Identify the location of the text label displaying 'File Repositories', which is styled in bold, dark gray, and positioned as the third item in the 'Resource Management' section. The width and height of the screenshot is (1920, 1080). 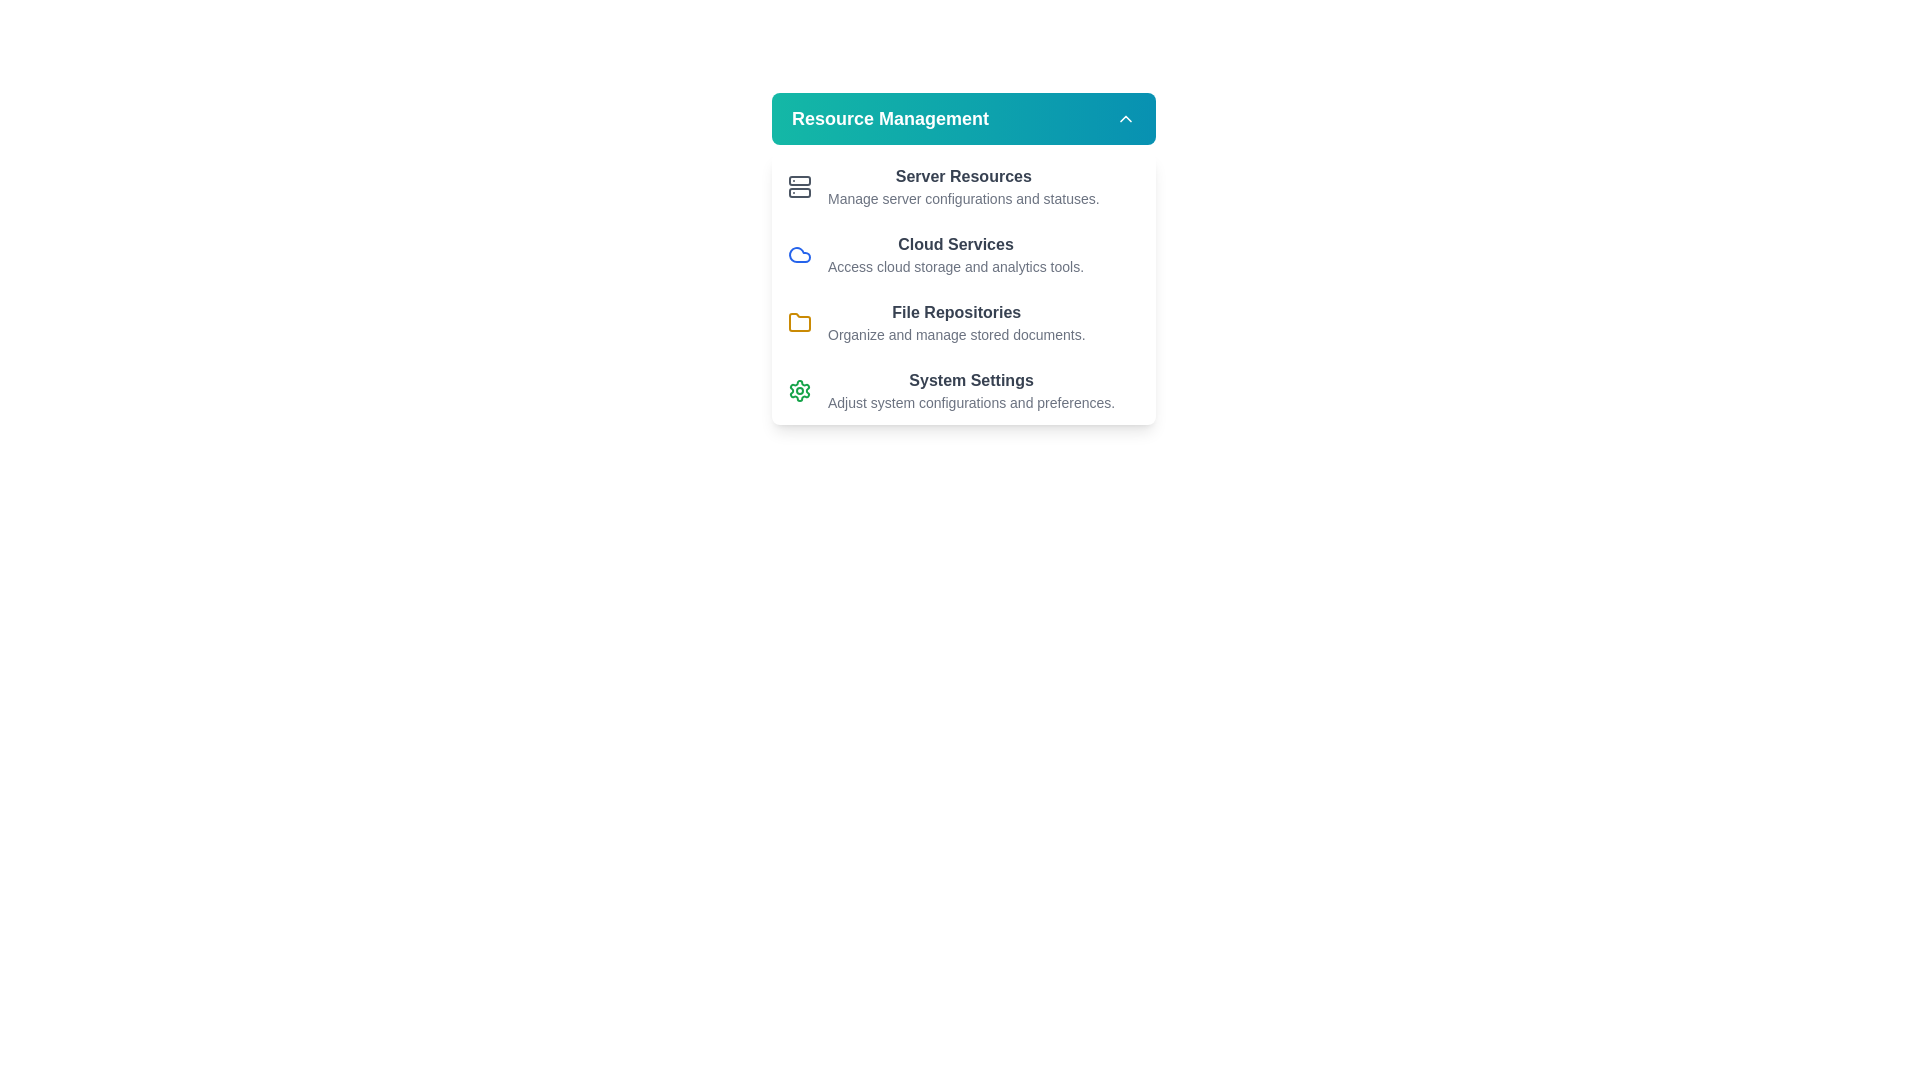
(955, 312).